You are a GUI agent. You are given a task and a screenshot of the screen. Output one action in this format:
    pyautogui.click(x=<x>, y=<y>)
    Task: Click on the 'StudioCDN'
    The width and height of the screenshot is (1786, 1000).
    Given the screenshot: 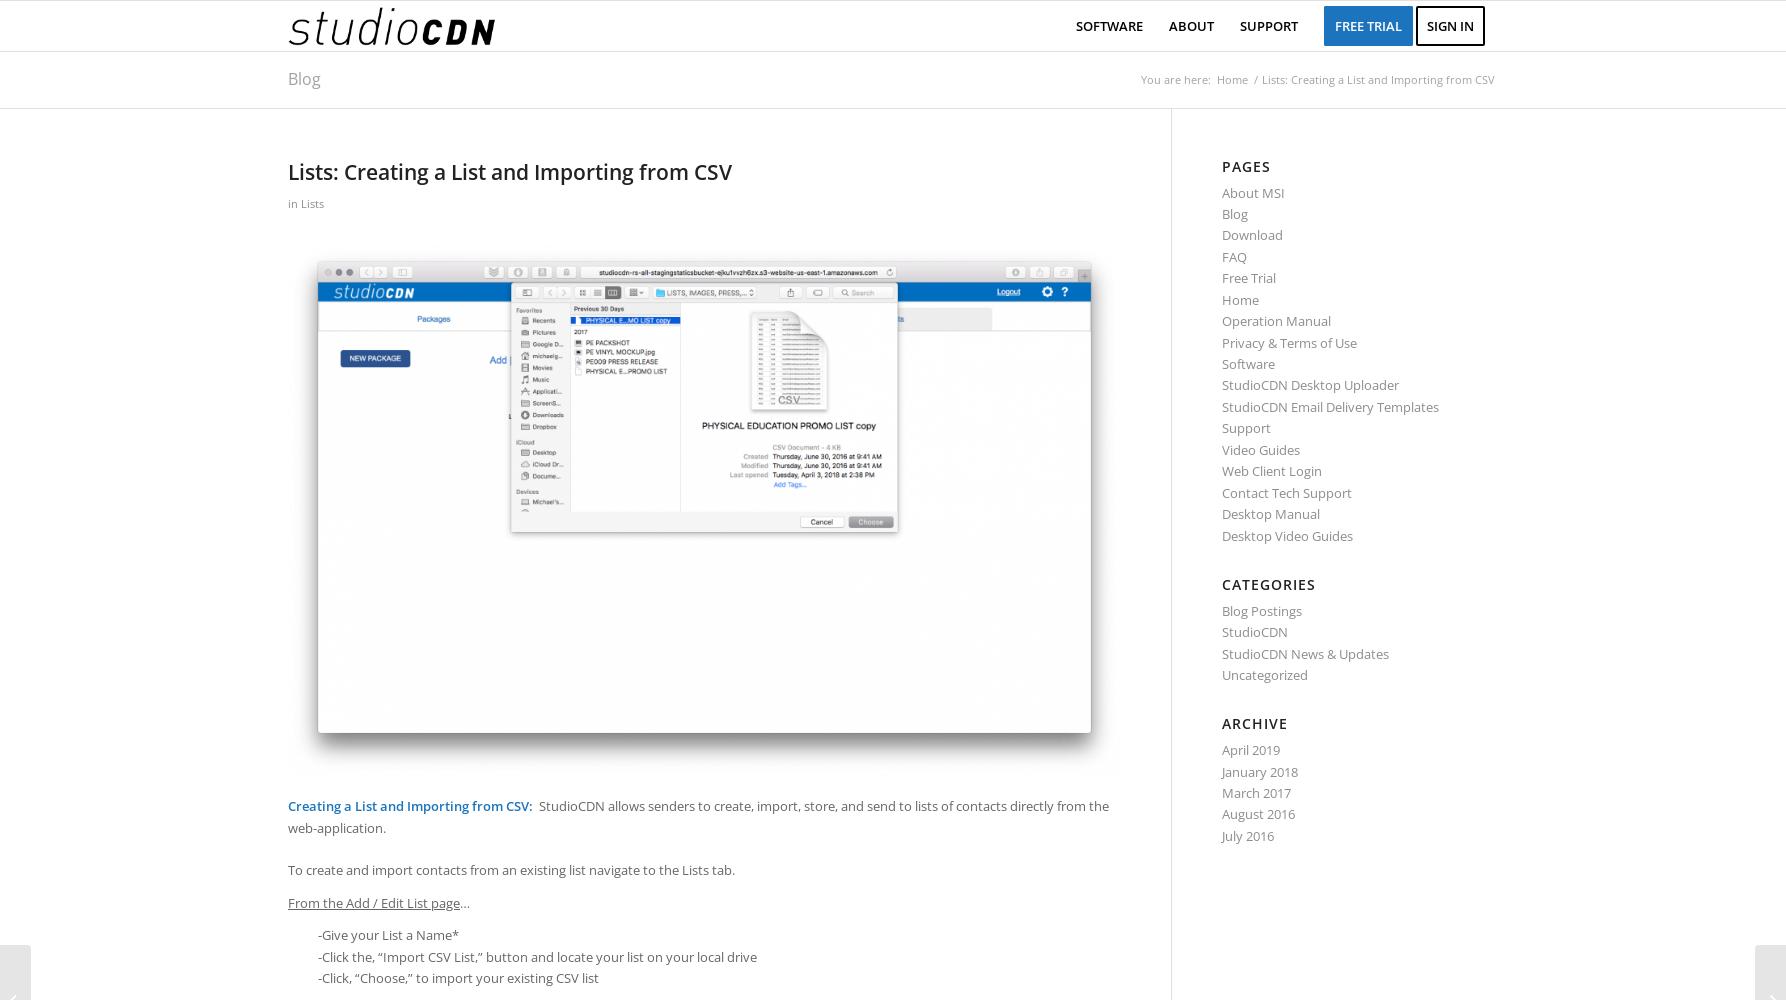 What is the action you would take?
    pyautogui.click(x=1255, y=632)
    